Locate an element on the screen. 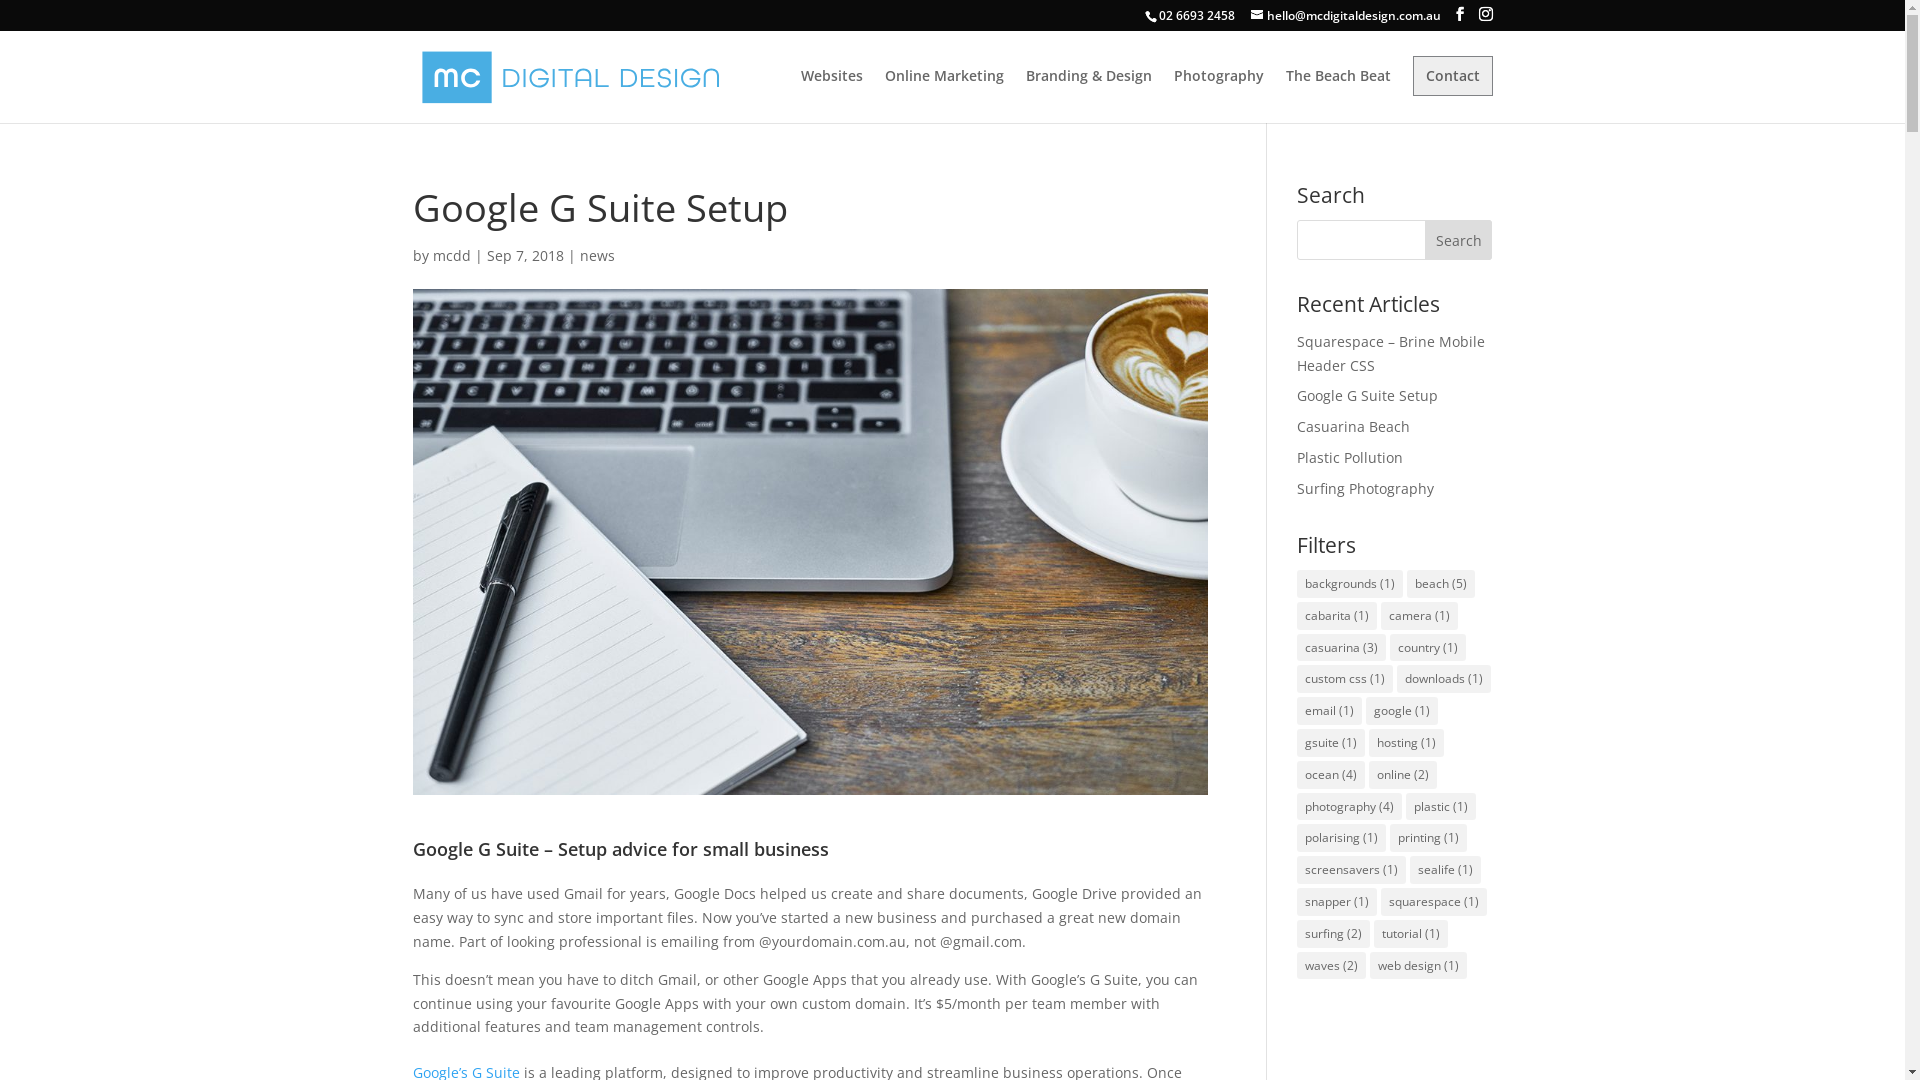 Image resolution: width=1920 pixels, height=1080 pixels. 'casuarina (3)' is located at coordinates (1341, 648).